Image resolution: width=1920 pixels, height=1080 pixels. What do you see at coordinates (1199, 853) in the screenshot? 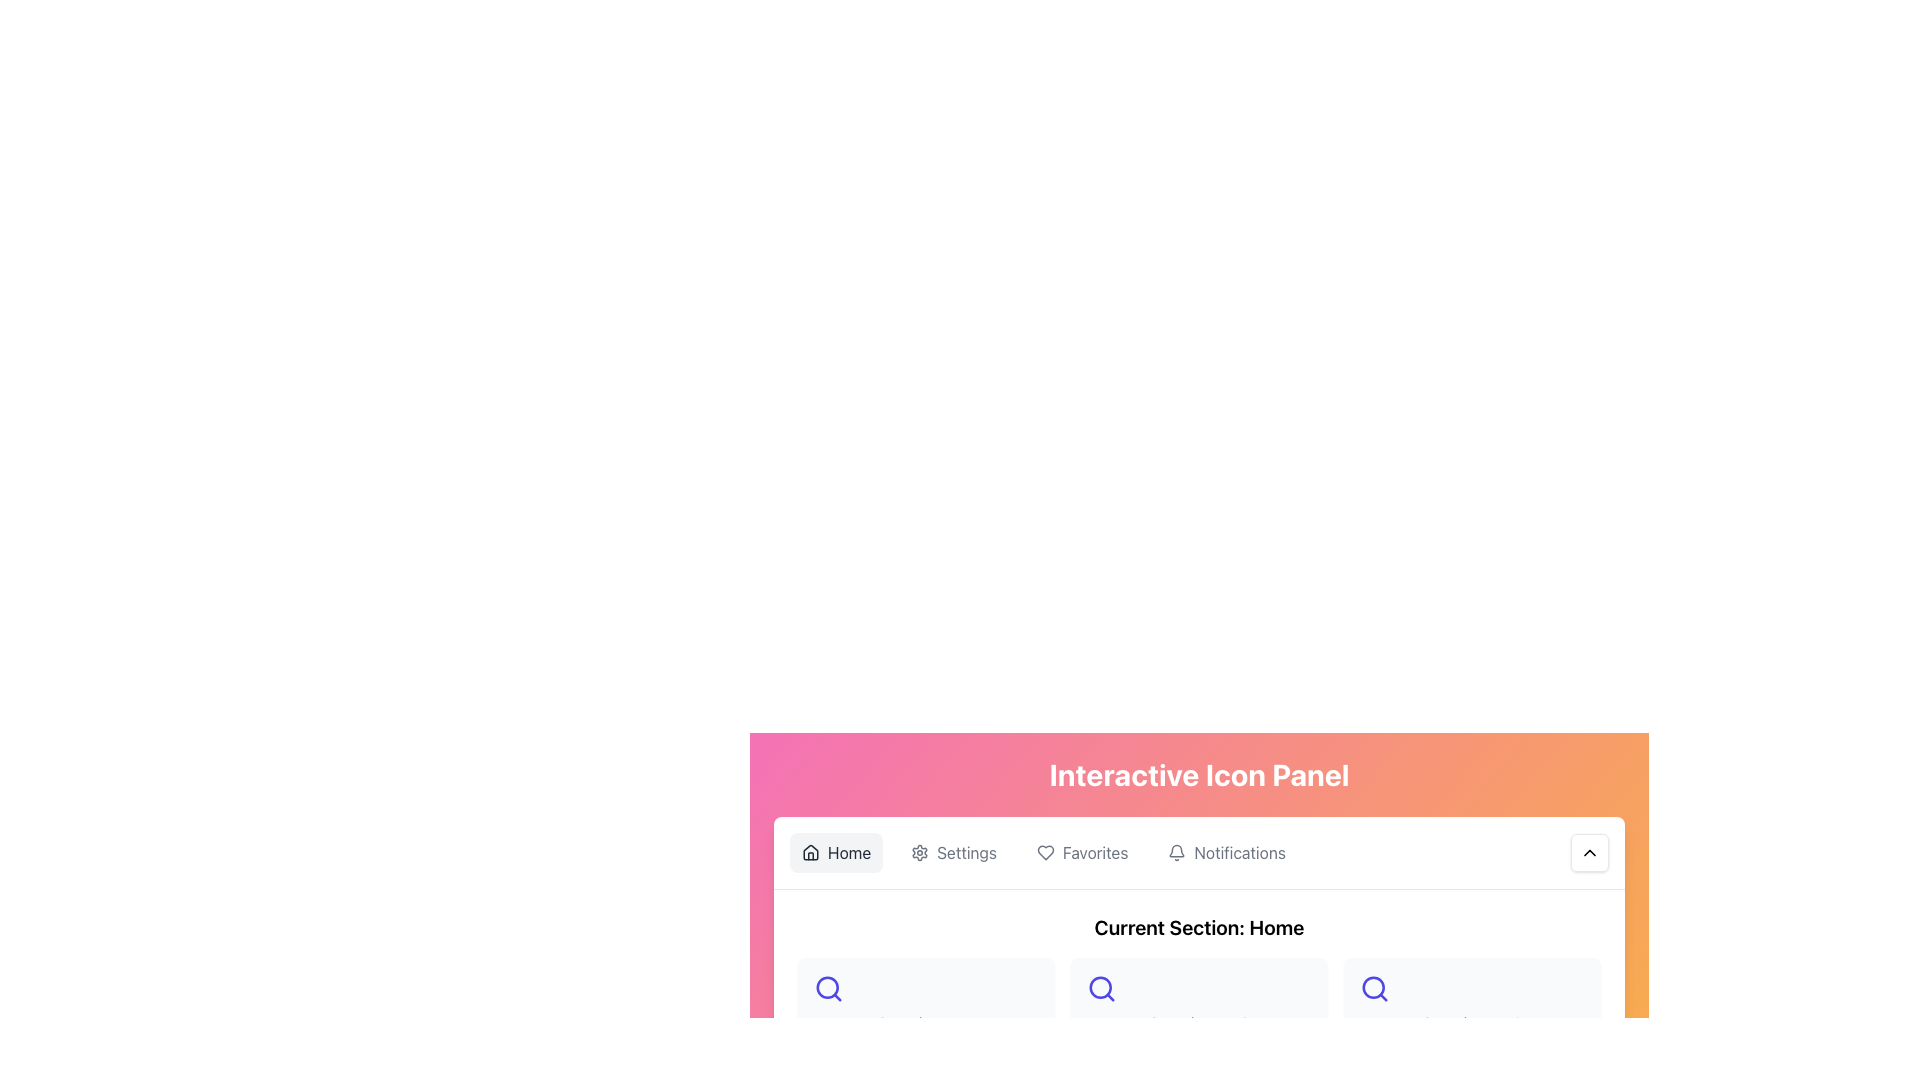
I see `the 'Notifications' button on the navigation bar located beneath the 'Interactive Icon Panel'` at bounding box center [1199, 853].